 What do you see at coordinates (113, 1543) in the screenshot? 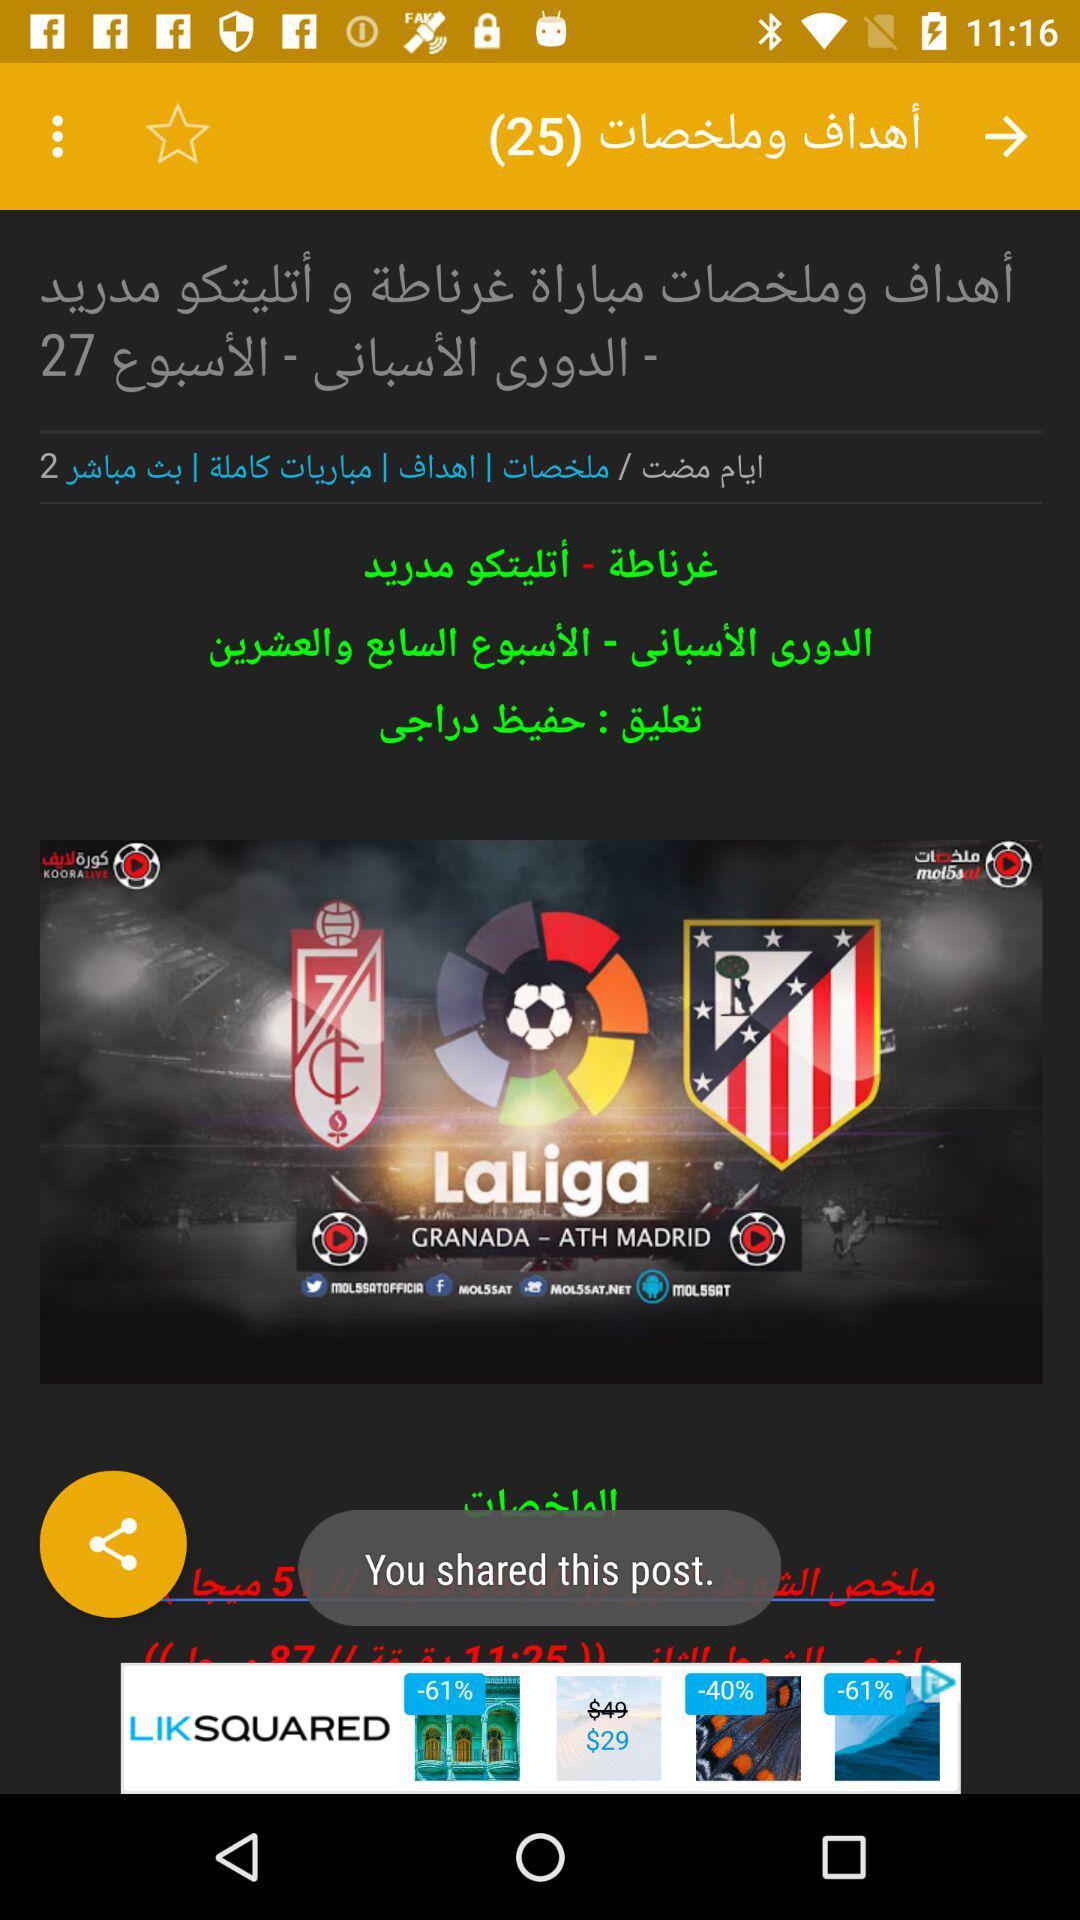
I see `the share icon` at bounding box center [113, 1543].